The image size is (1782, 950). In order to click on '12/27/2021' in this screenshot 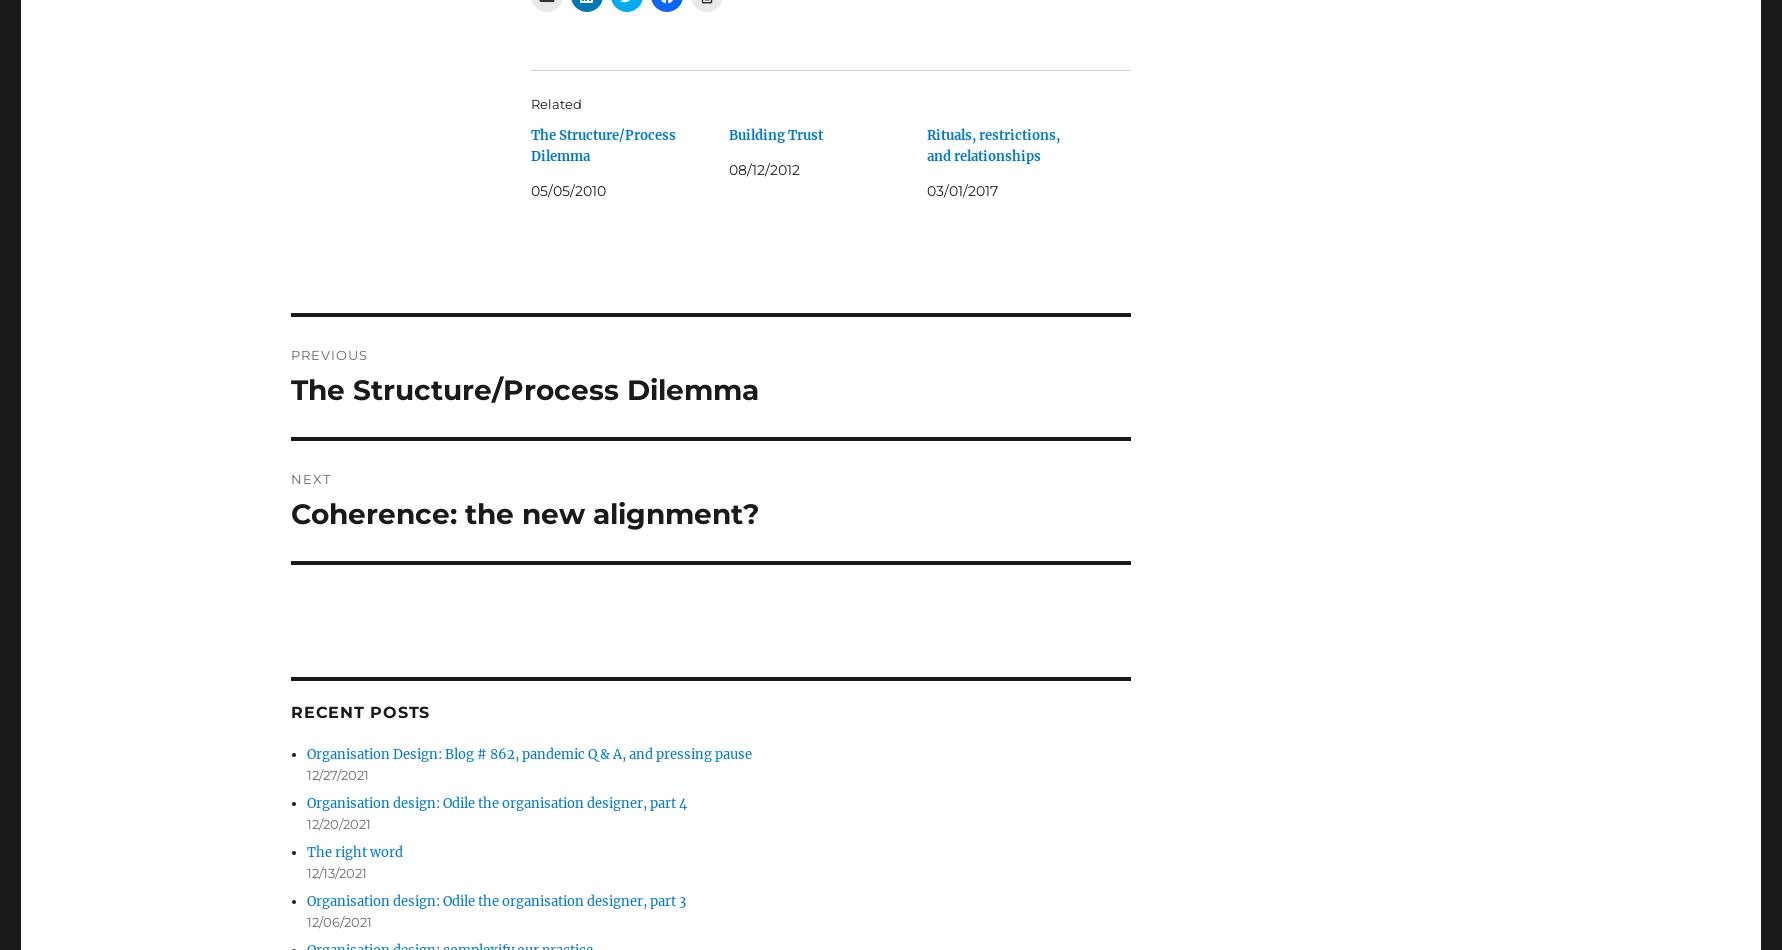, I will do `click(337, 774)`.